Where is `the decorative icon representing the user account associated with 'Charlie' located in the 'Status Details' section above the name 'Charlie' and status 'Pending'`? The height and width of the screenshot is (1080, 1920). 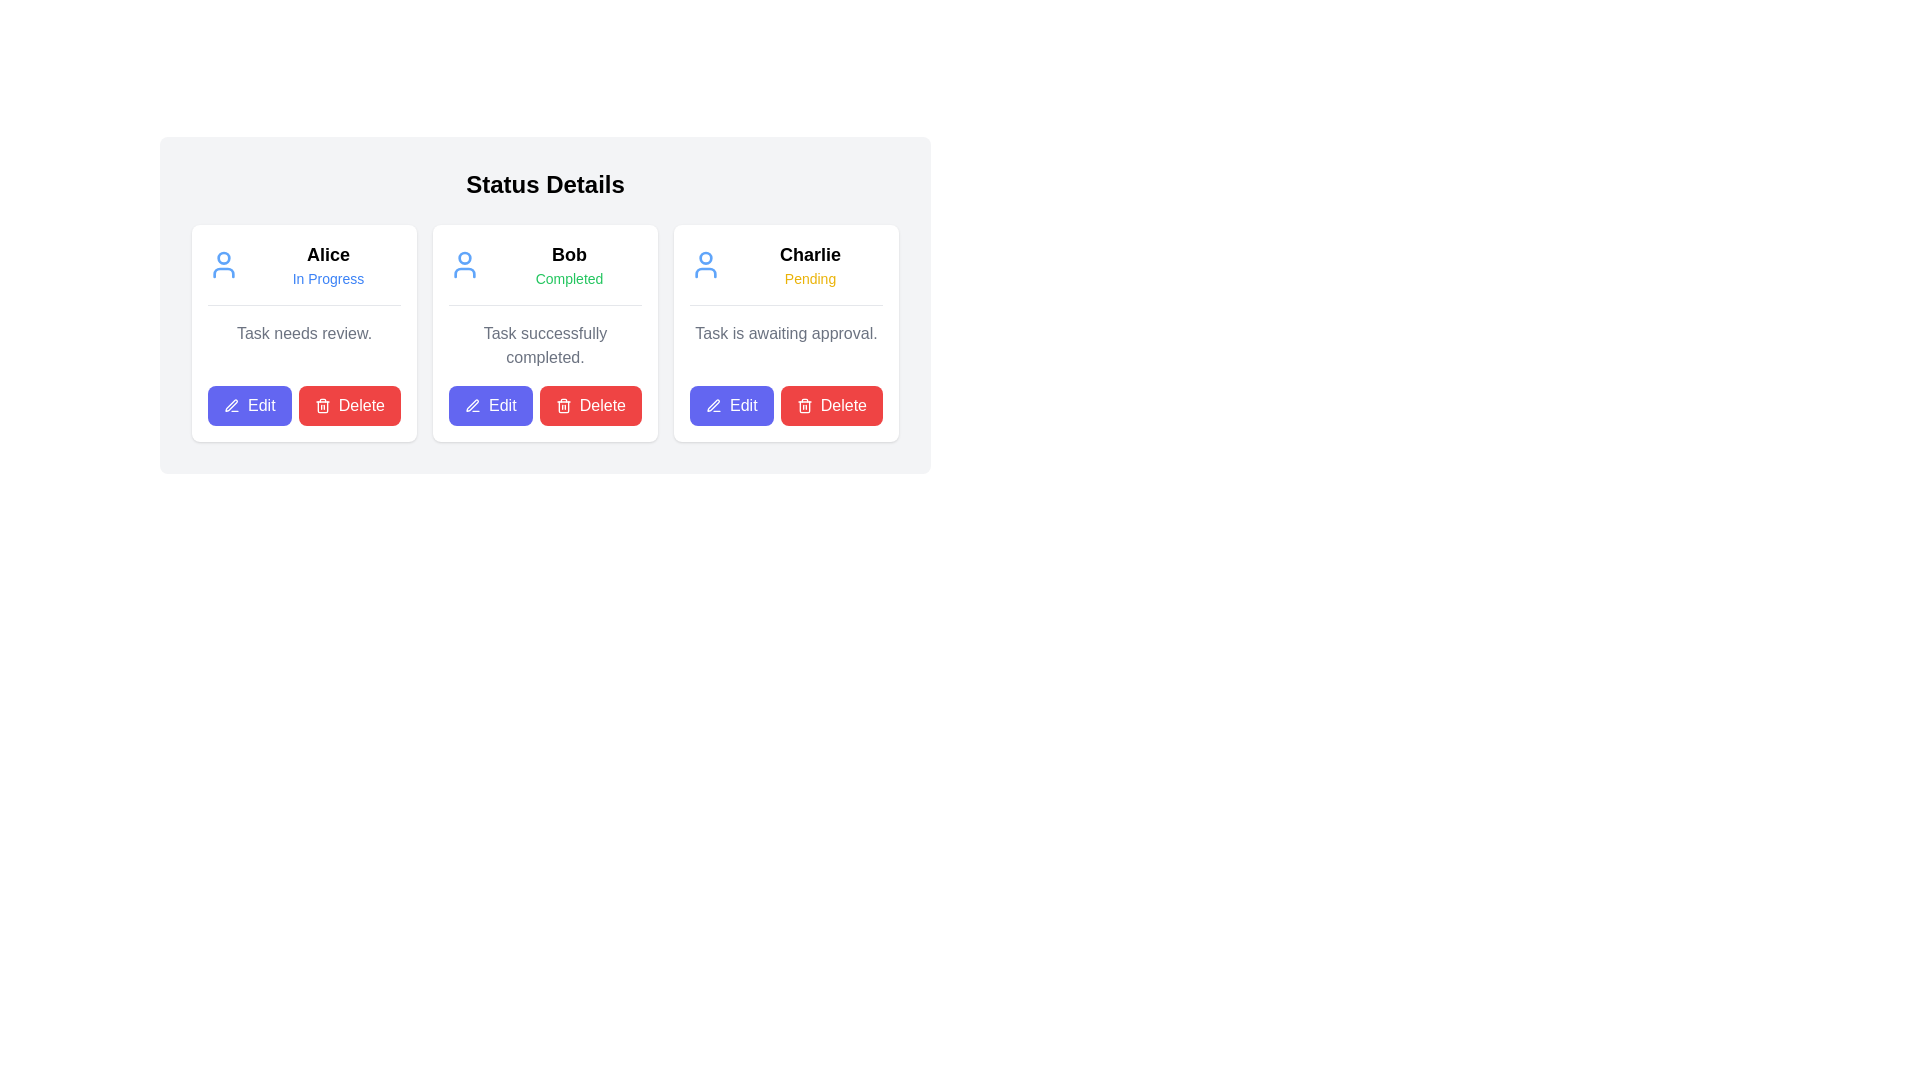
the decorative icon representing the user account associated with 'Charlie' located in the 'Status Details' section above the name 'Charlie' and status 'Pending' is located at coordinates (705, 264).